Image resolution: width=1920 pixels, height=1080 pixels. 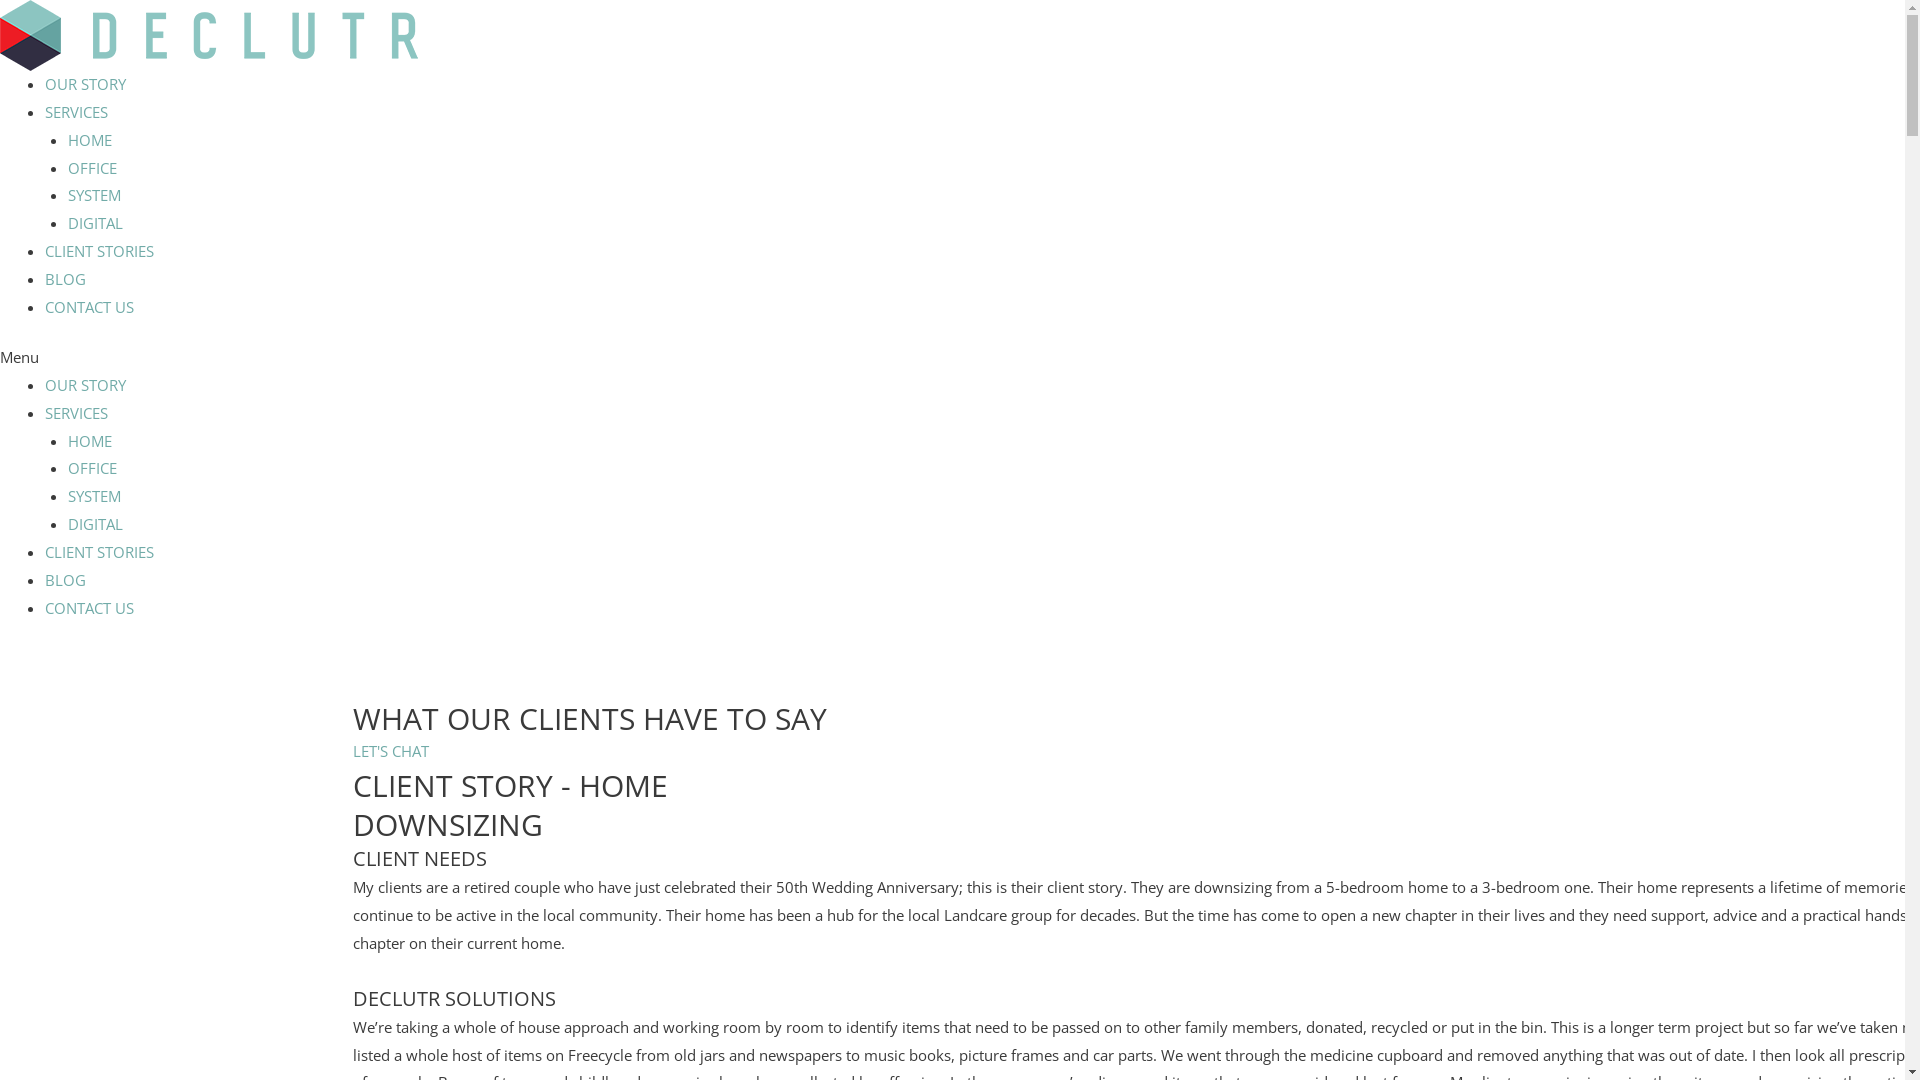 What do you see at coordinates (76, 111) in the screenshot?
I see `'SERVICES'` at bounding box center [76, 111].